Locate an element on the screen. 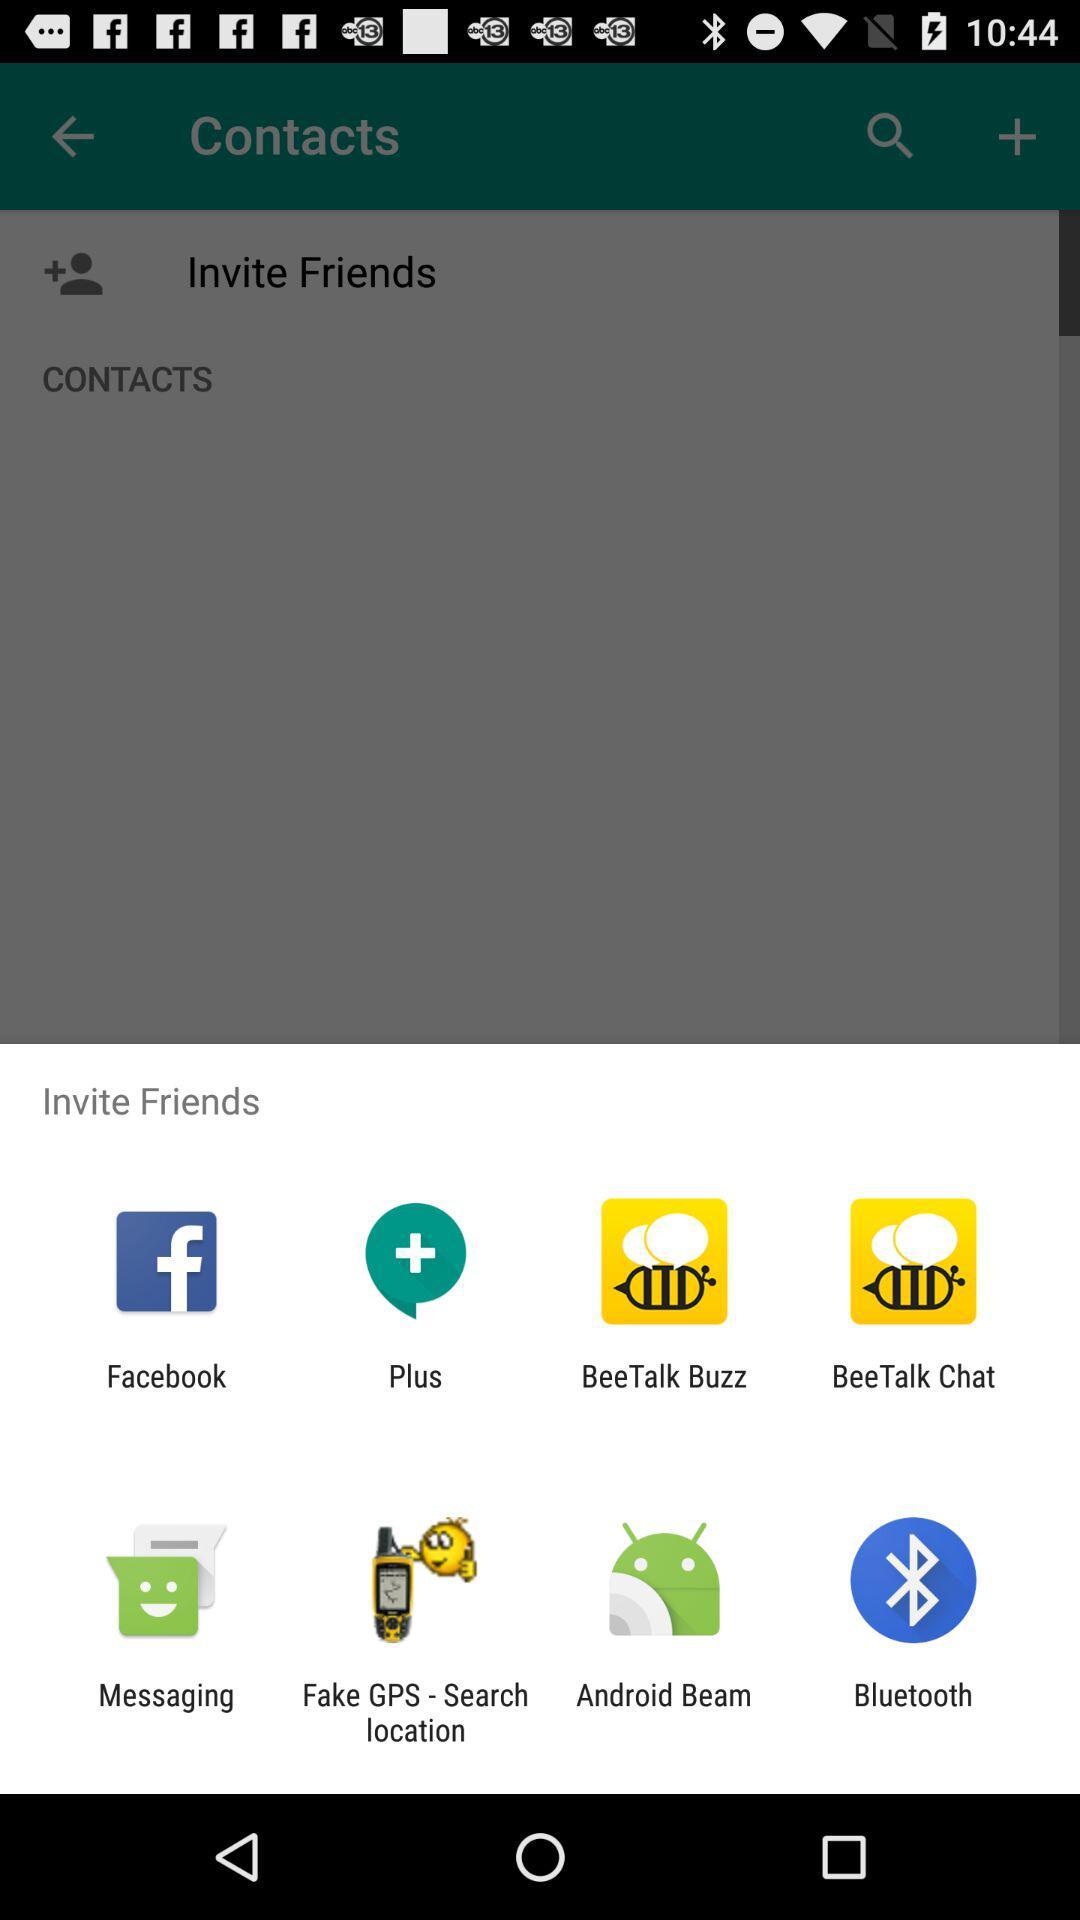 The height and width of the screenshot is (1920, 1080). the item to the left of fake gps search app is located at coordinates (165, 1711).